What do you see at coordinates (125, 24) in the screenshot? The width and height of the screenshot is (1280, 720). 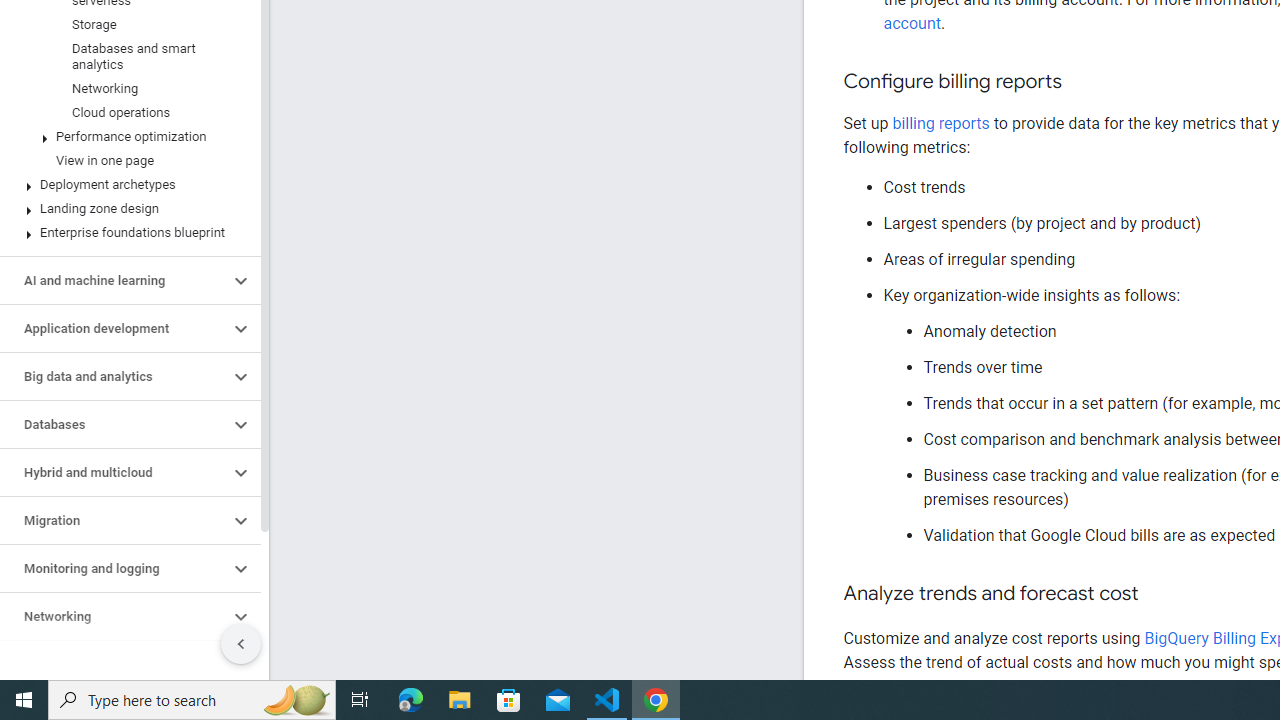 I see `'Storage'` at bounding box center [125, 24].